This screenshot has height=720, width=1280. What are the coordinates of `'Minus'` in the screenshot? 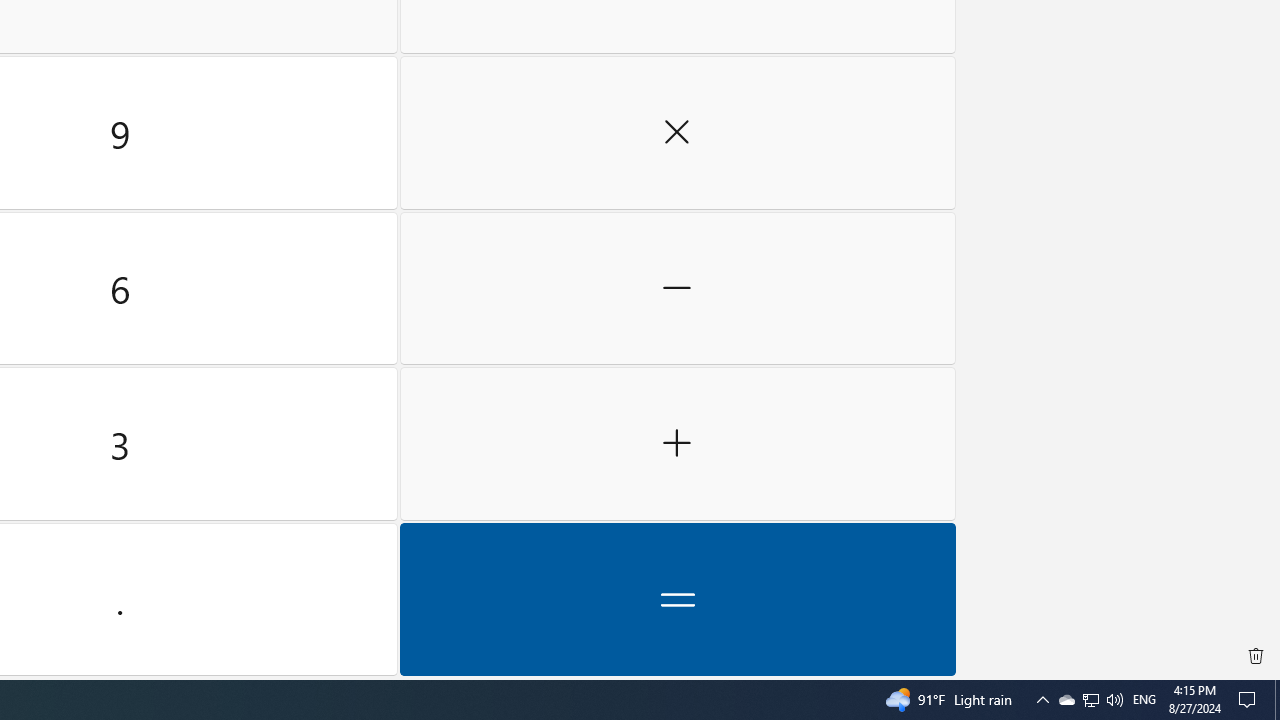 It's located at (677, 288).